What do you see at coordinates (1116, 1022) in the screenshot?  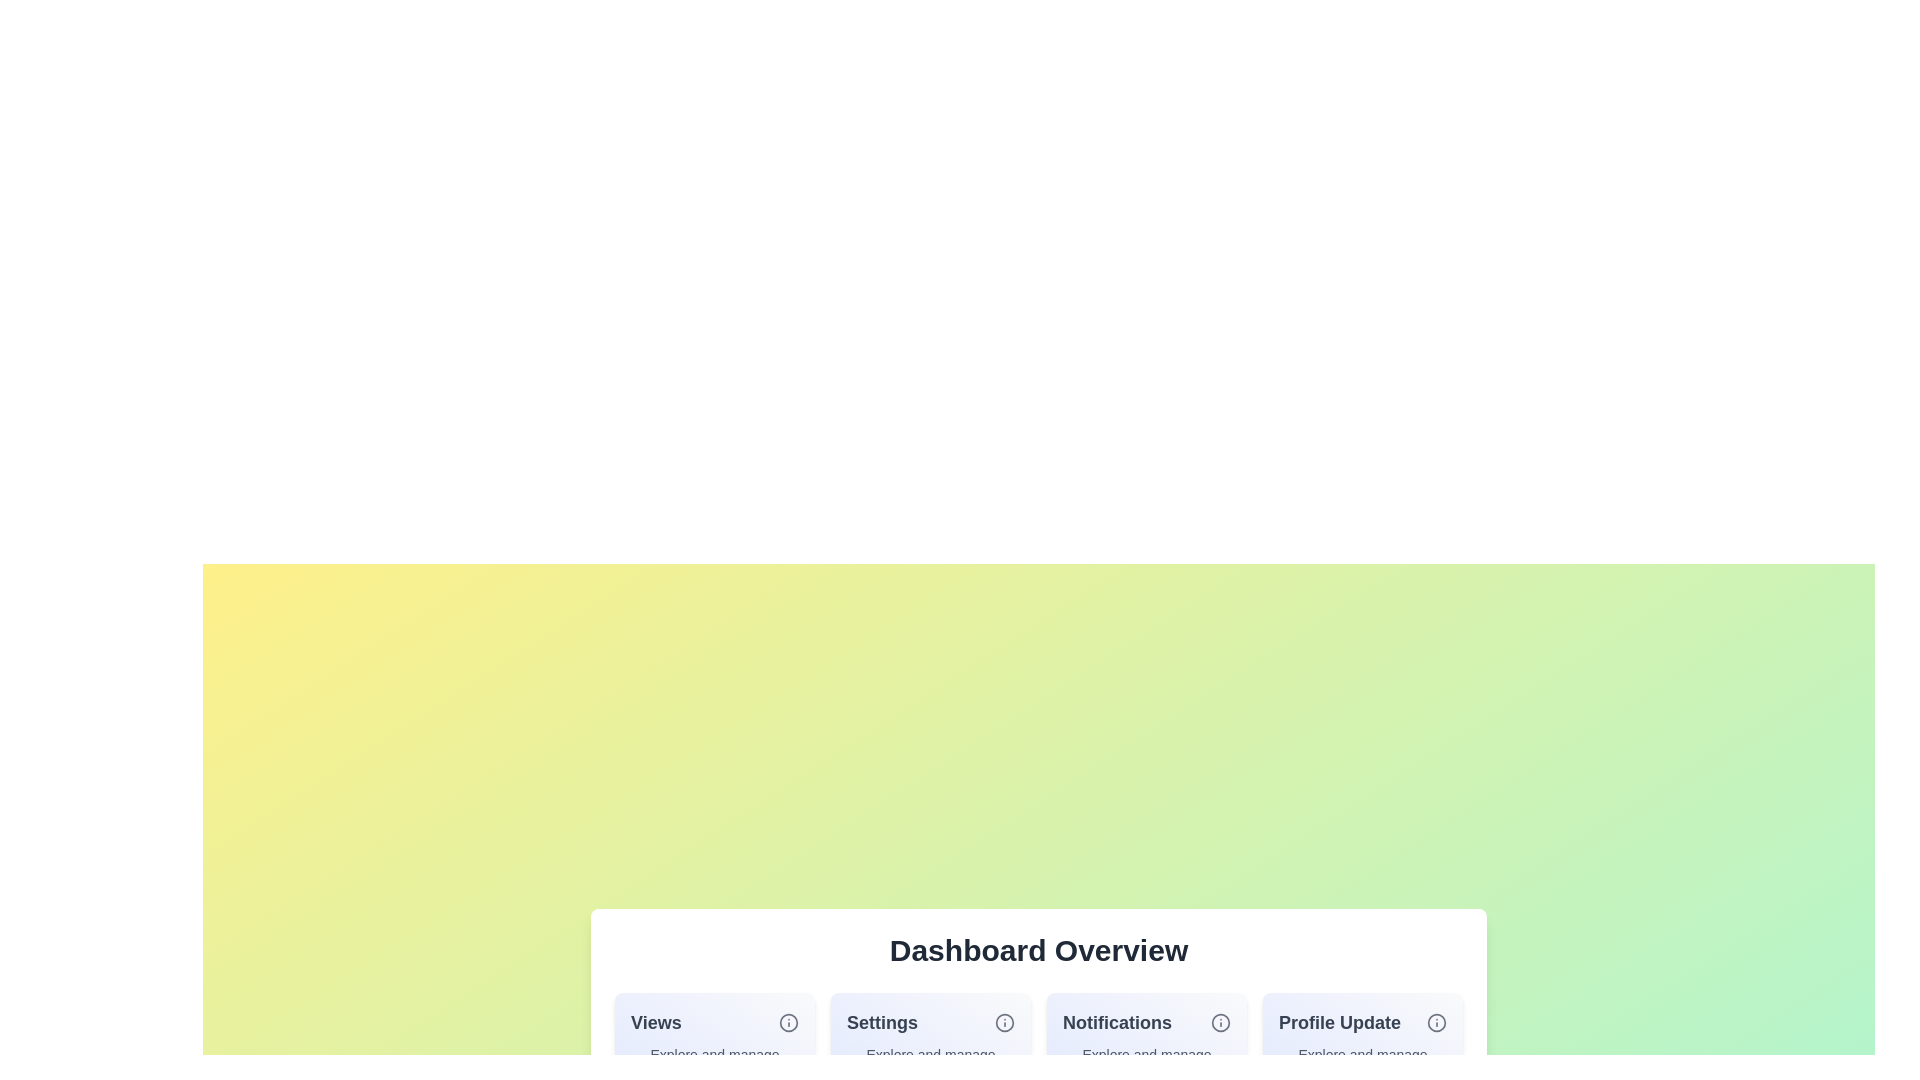 I see `the text label displaying 'Notifications' which is bold, slightly larger, and grayish in color, located centrally within its highlighted section` at bounding box center [1116, 1022].